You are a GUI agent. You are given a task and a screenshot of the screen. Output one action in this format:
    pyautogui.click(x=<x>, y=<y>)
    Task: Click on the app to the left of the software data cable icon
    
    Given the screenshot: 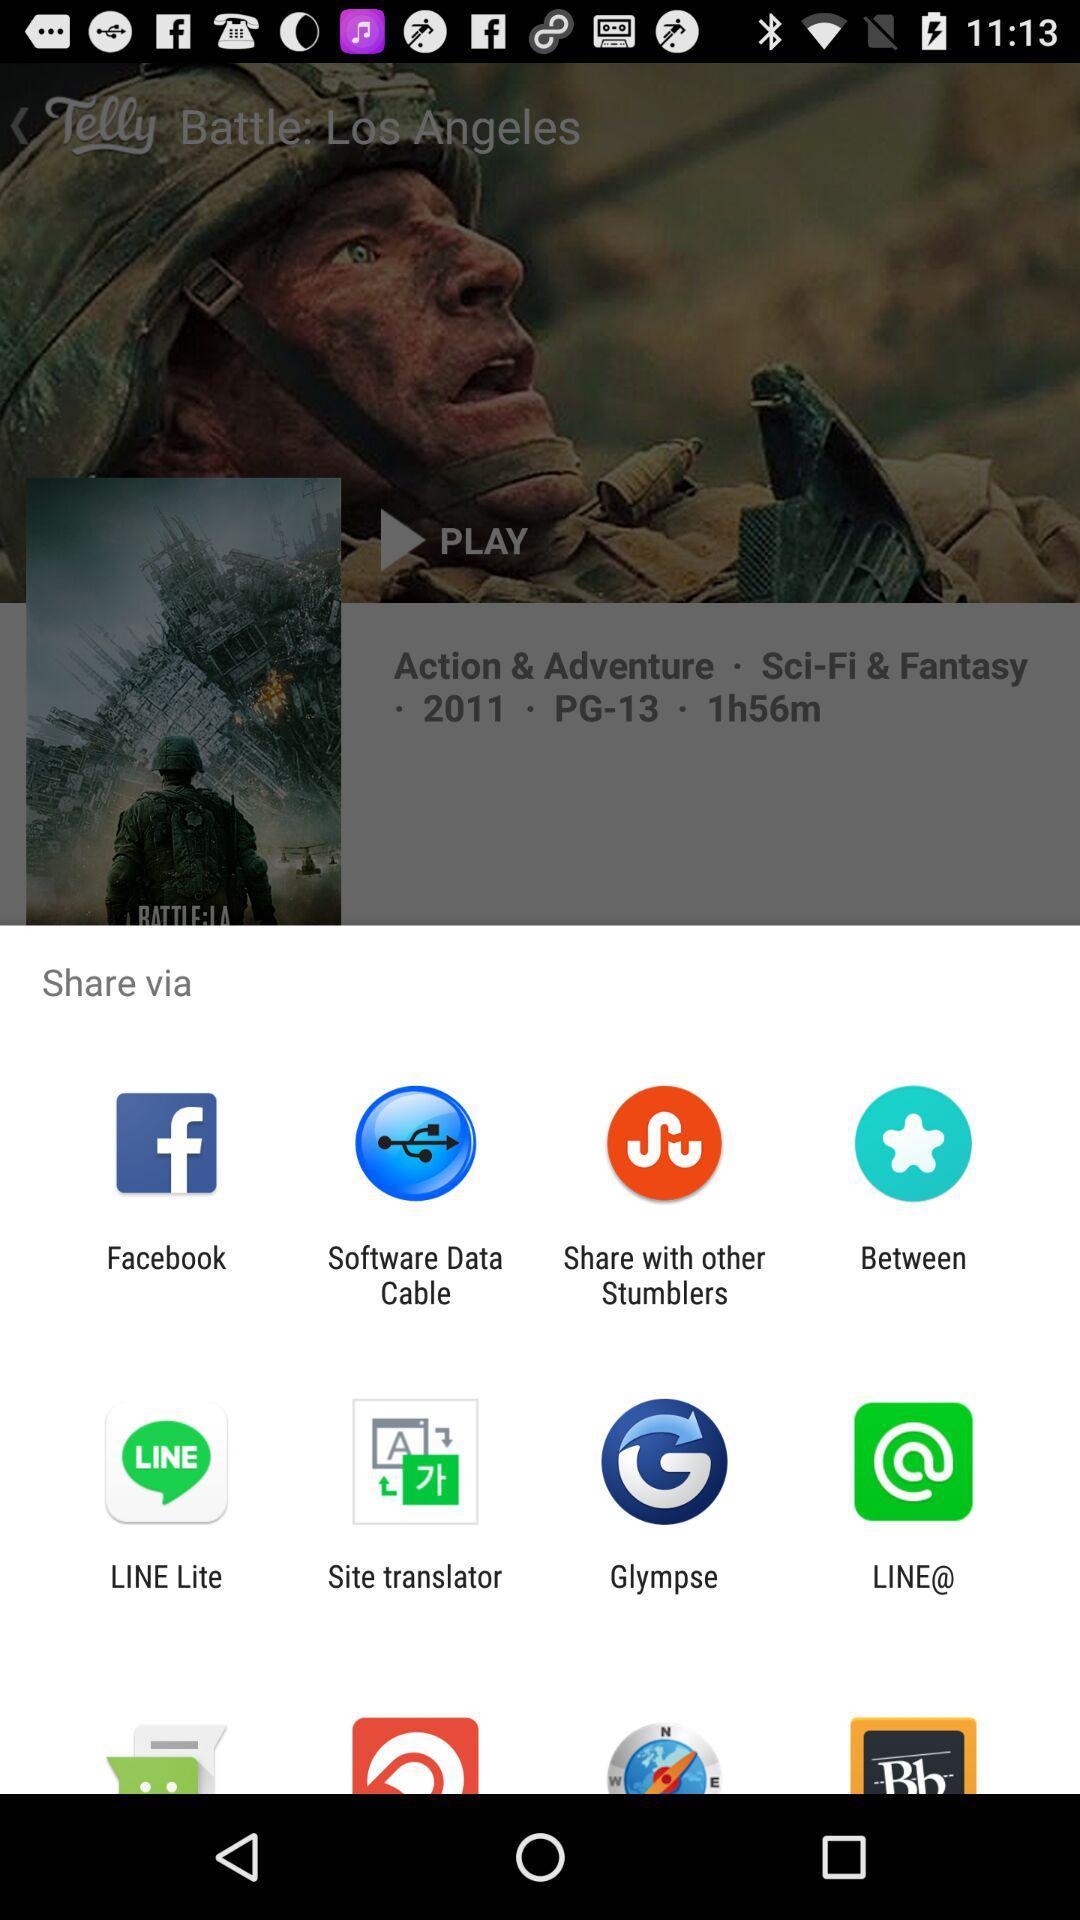 What is the action you would take?
    pyautogui.click(x=165, y=1274)
    